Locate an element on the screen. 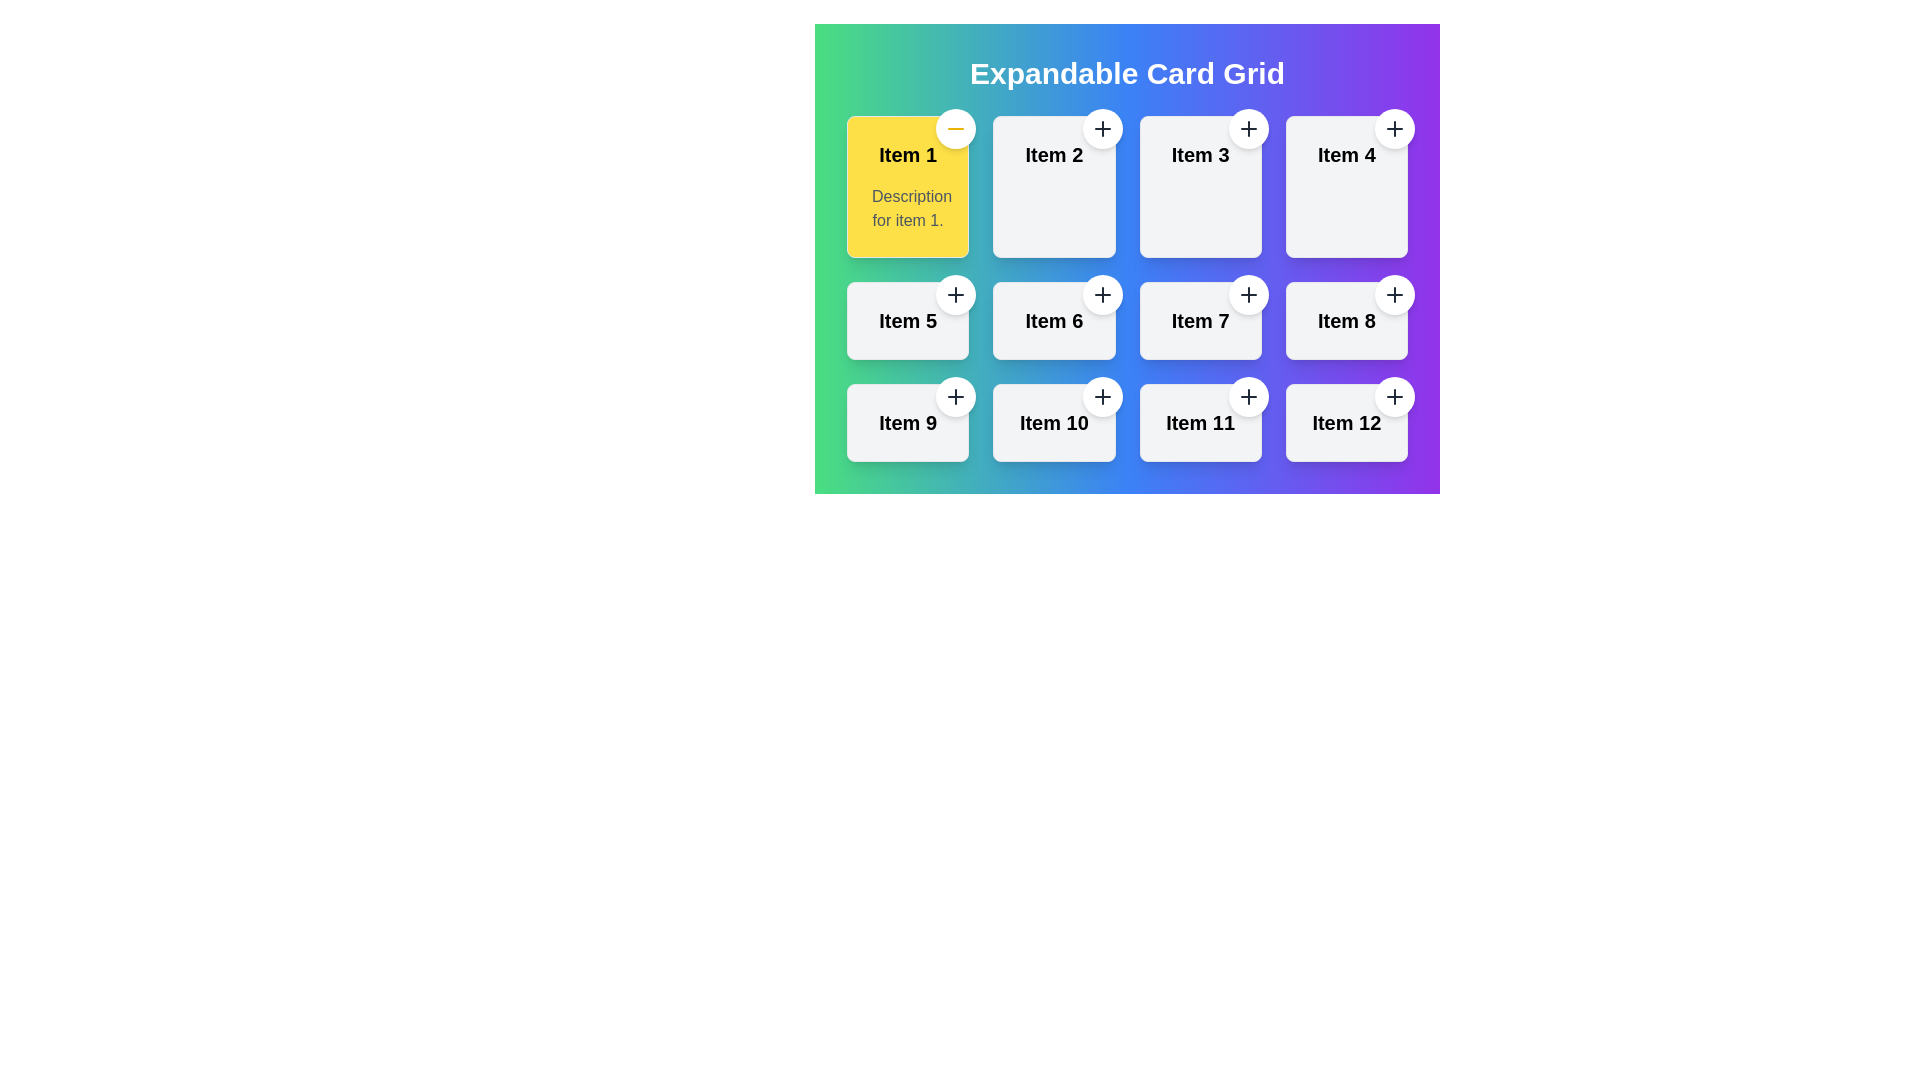 This screenshot has width=1920, height=1080. the small plus sign icon button located at the top-right corner of the card labeled 'Item 9' is located at coordinates (955, 397).